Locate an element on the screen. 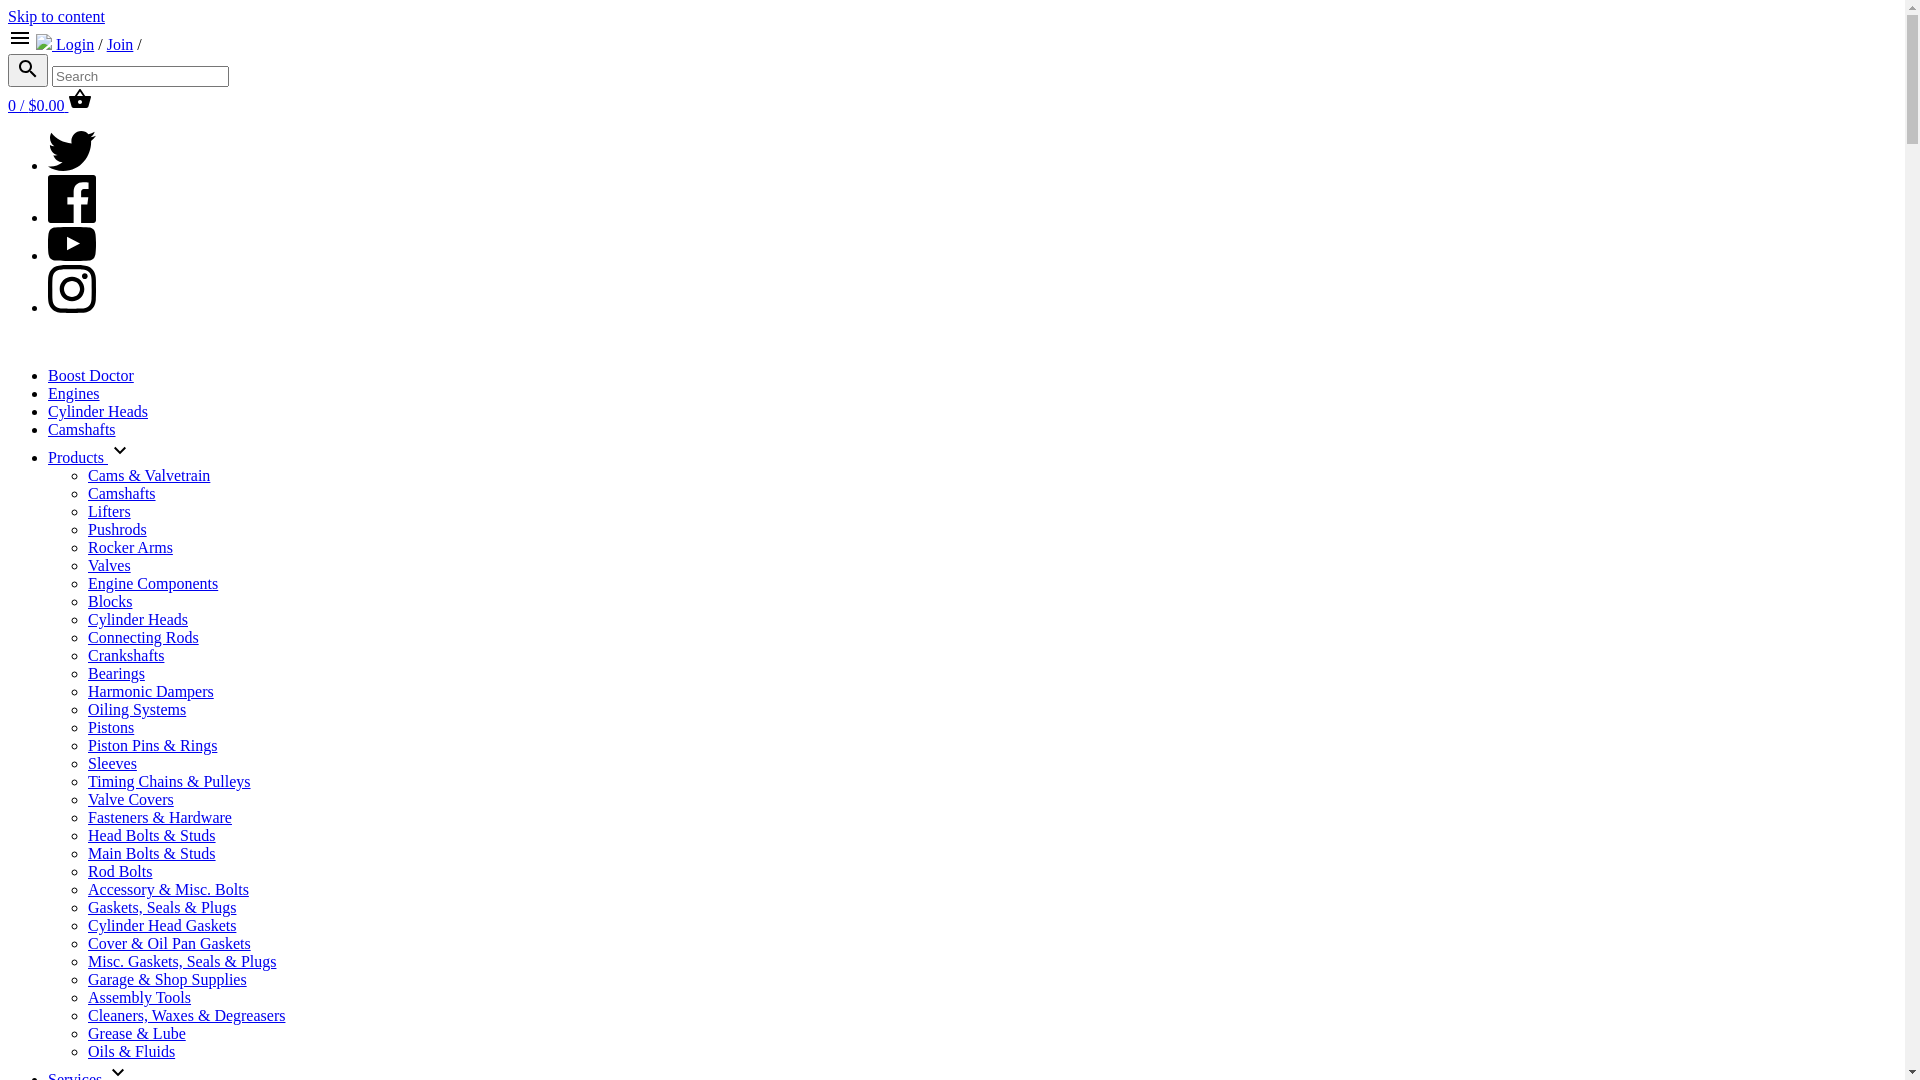 The width and height of the screenshot is (1920, 1080). 'Pushrods' is located at coordinates (116, 528).